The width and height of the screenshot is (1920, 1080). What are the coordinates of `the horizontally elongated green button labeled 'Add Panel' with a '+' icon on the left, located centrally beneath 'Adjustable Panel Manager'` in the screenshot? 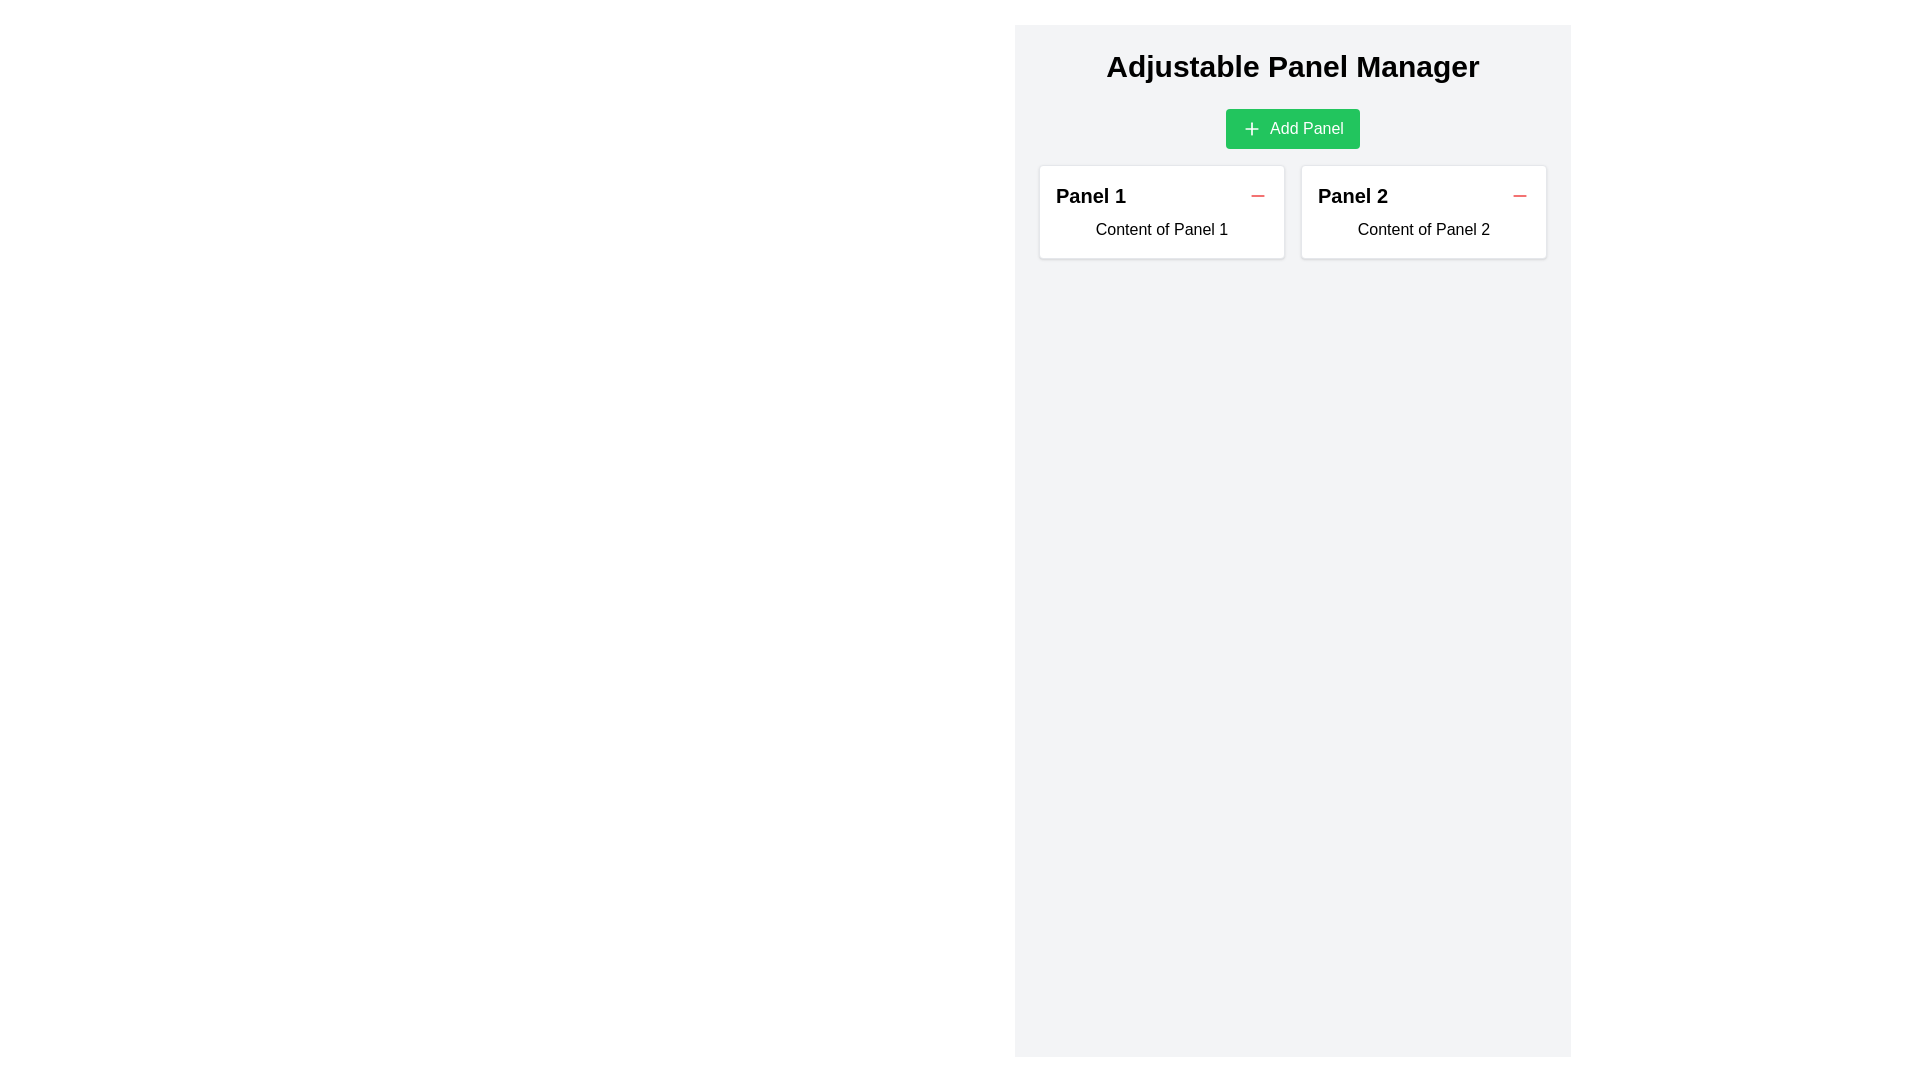 It's located at (1292, 128).